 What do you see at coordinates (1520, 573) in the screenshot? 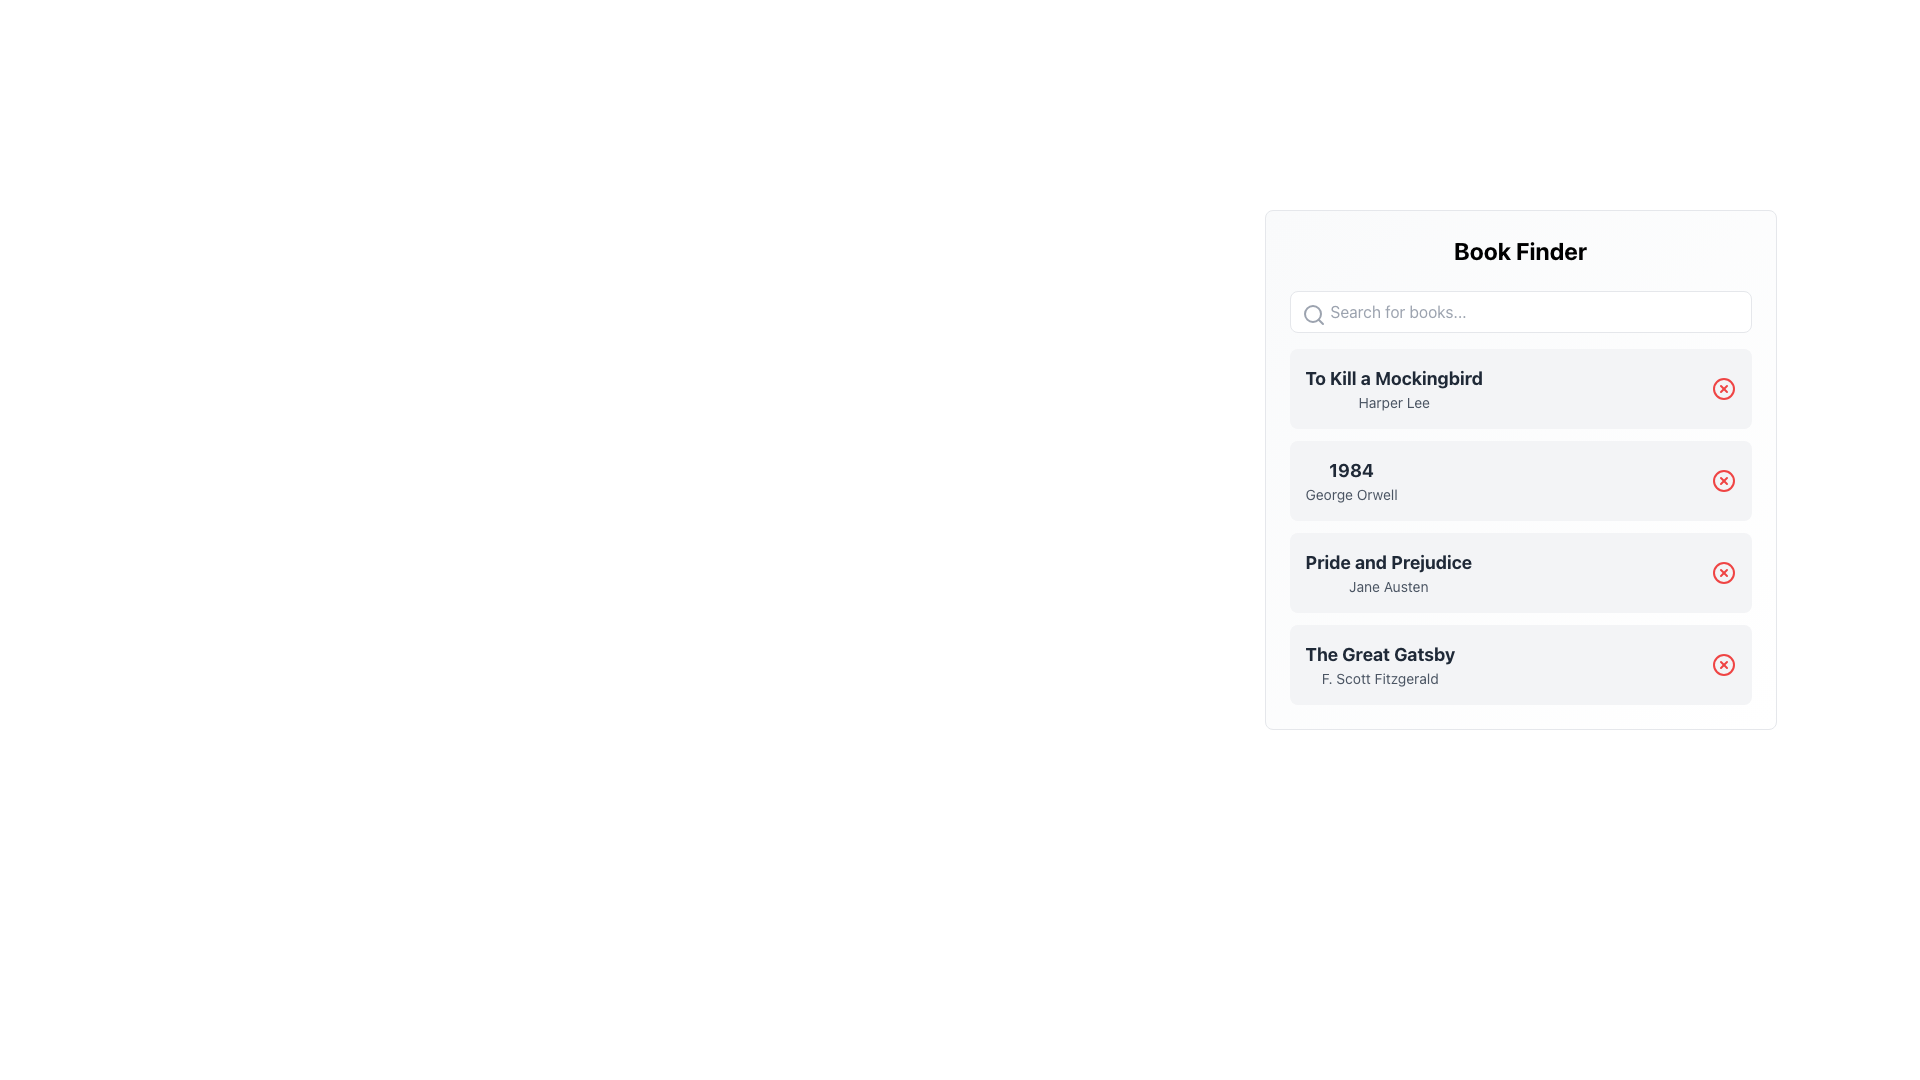
I see `the third book entry titled 'Pride and Prejudice' by Jane Austen in the 'Book Finder' section, which features a circular red icon with an 'X' for removal` at bounding box center [1520, 573].